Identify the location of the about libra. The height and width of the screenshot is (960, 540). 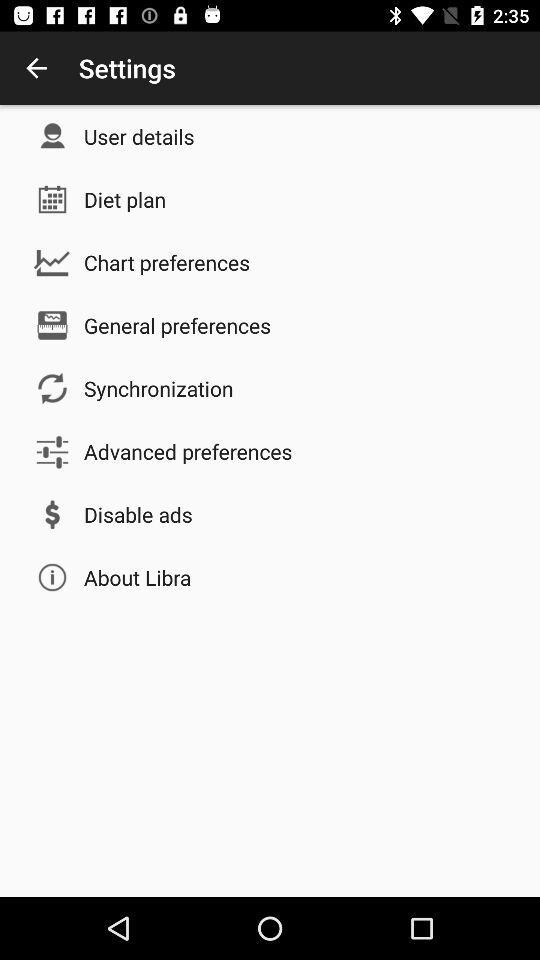
(136, 577).